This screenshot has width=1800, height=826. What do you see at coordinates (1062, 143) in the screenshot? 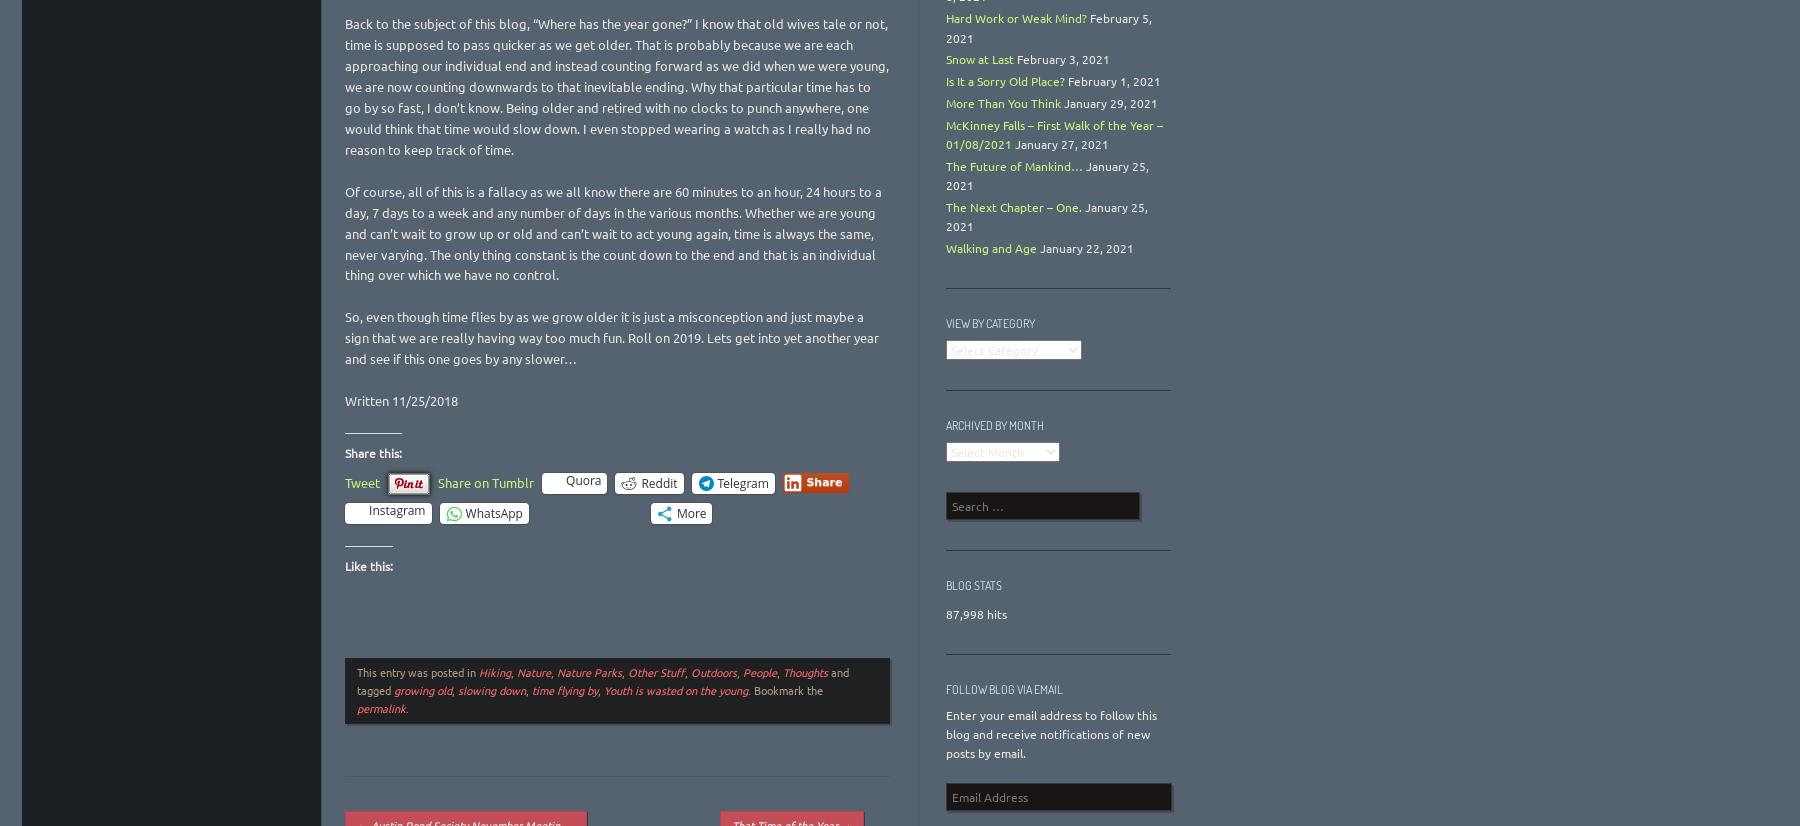
I see `'January 27, 2021'` at bounding box center [1062, 143].